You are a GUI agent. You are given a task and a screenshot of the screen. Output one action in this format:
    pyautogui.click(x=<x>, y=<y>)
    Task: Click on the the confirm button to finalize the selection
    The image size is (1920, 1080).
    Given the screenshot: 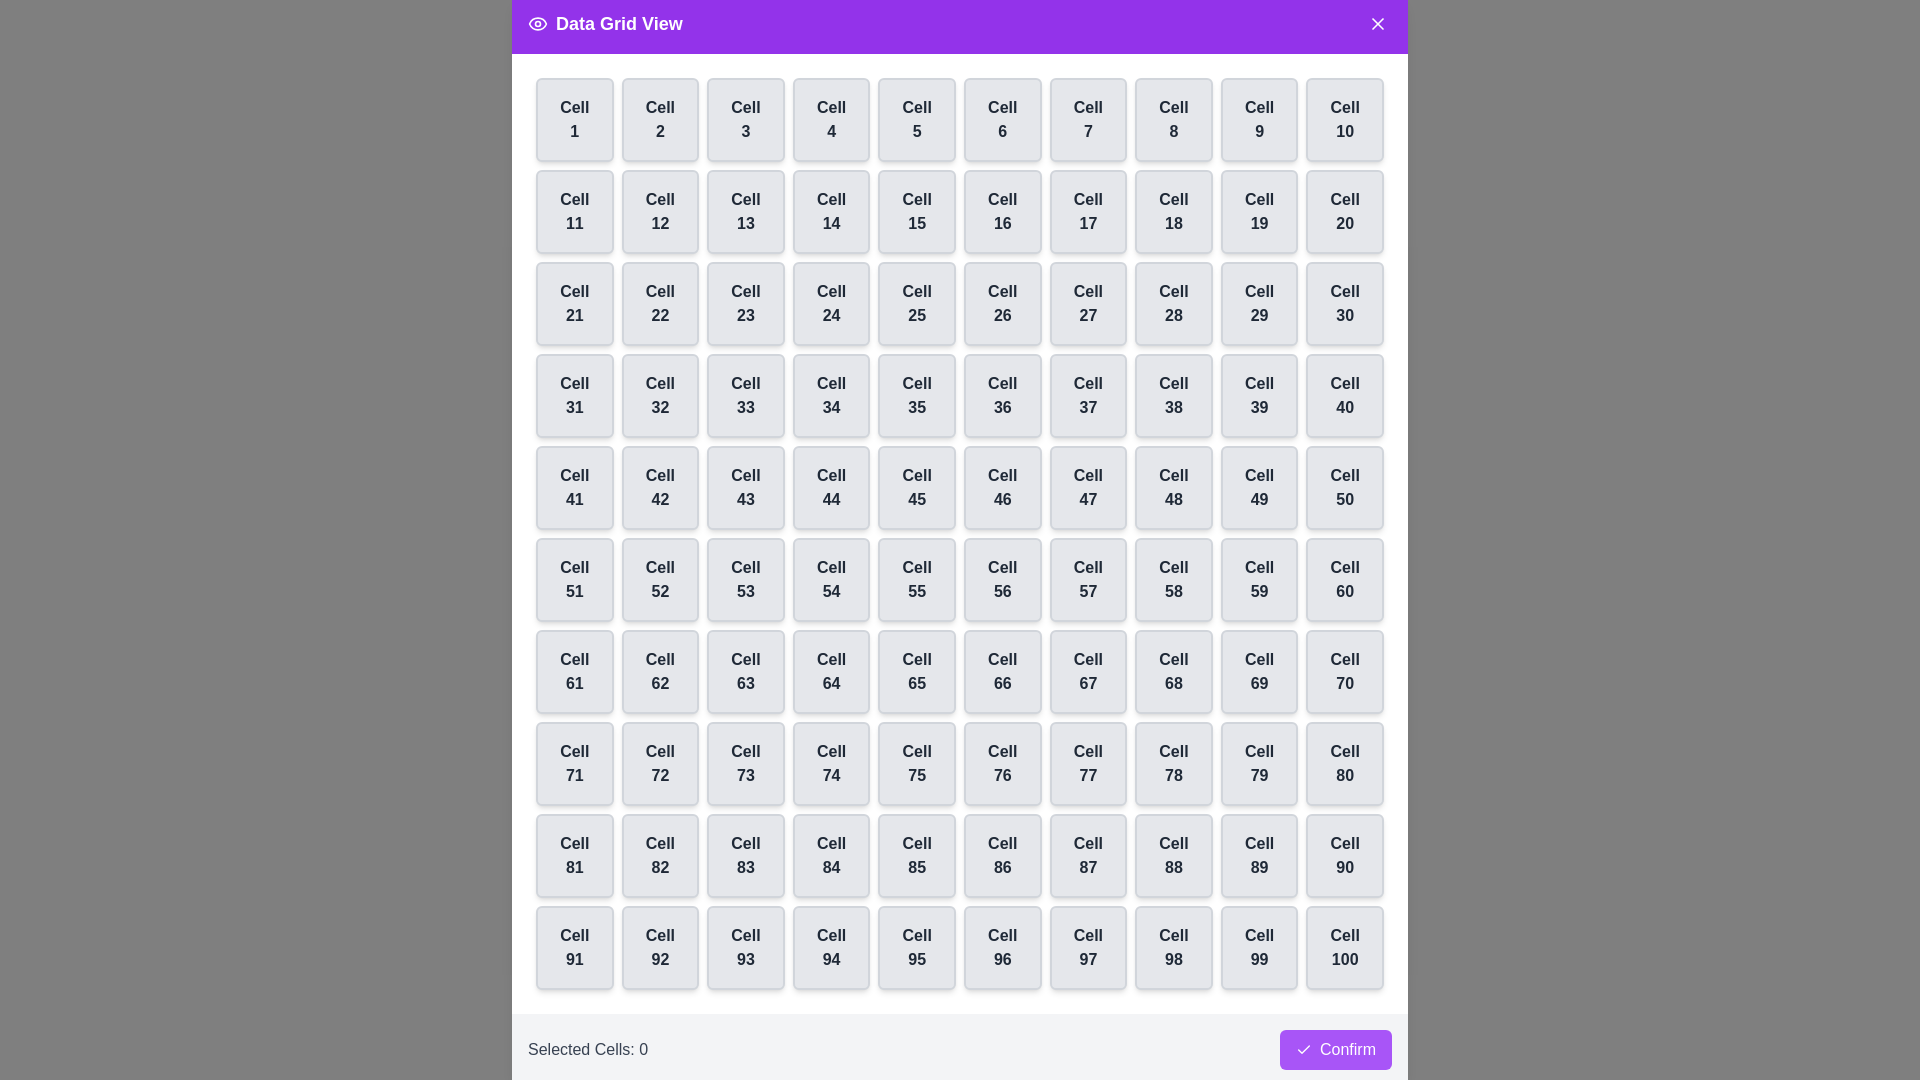 What is the action you would take?
    pyautogui.click(x=1335, y=1048)
    